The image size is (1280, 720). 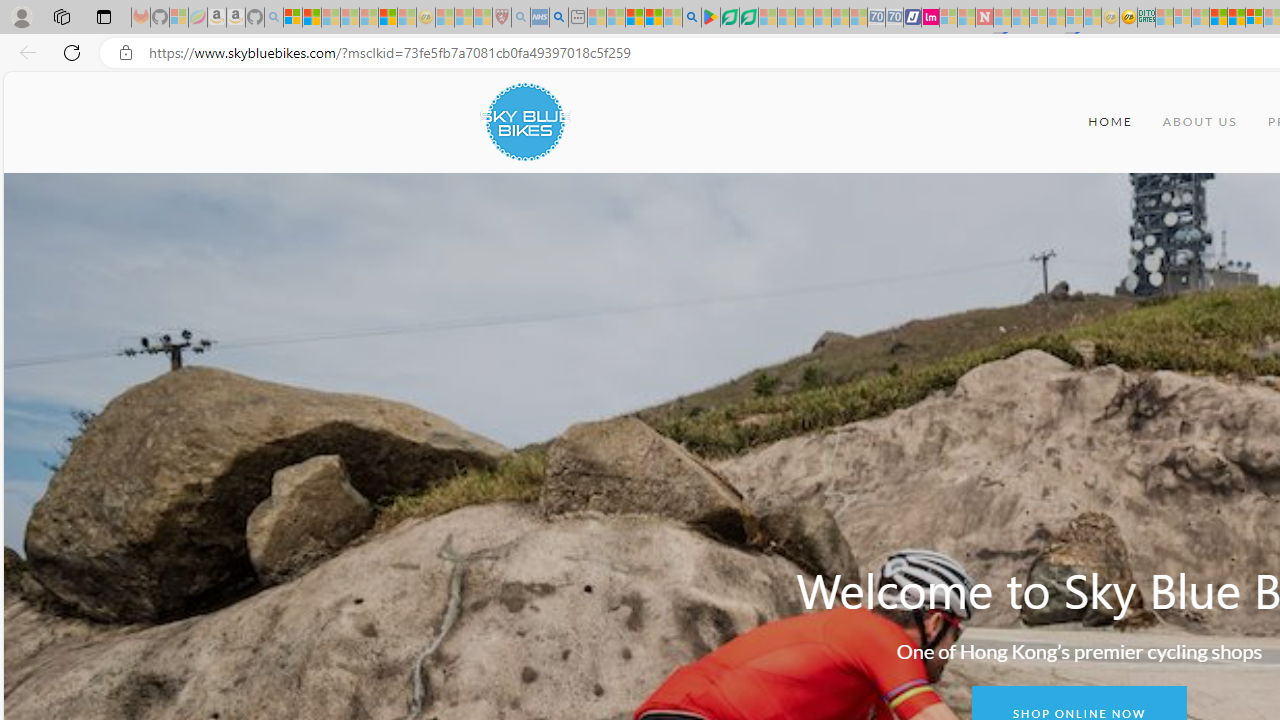 What do you see at coordinates (1200, 122) in the screenshot?
I see `'ABOUT US'` at bounding box center [1200, 122].